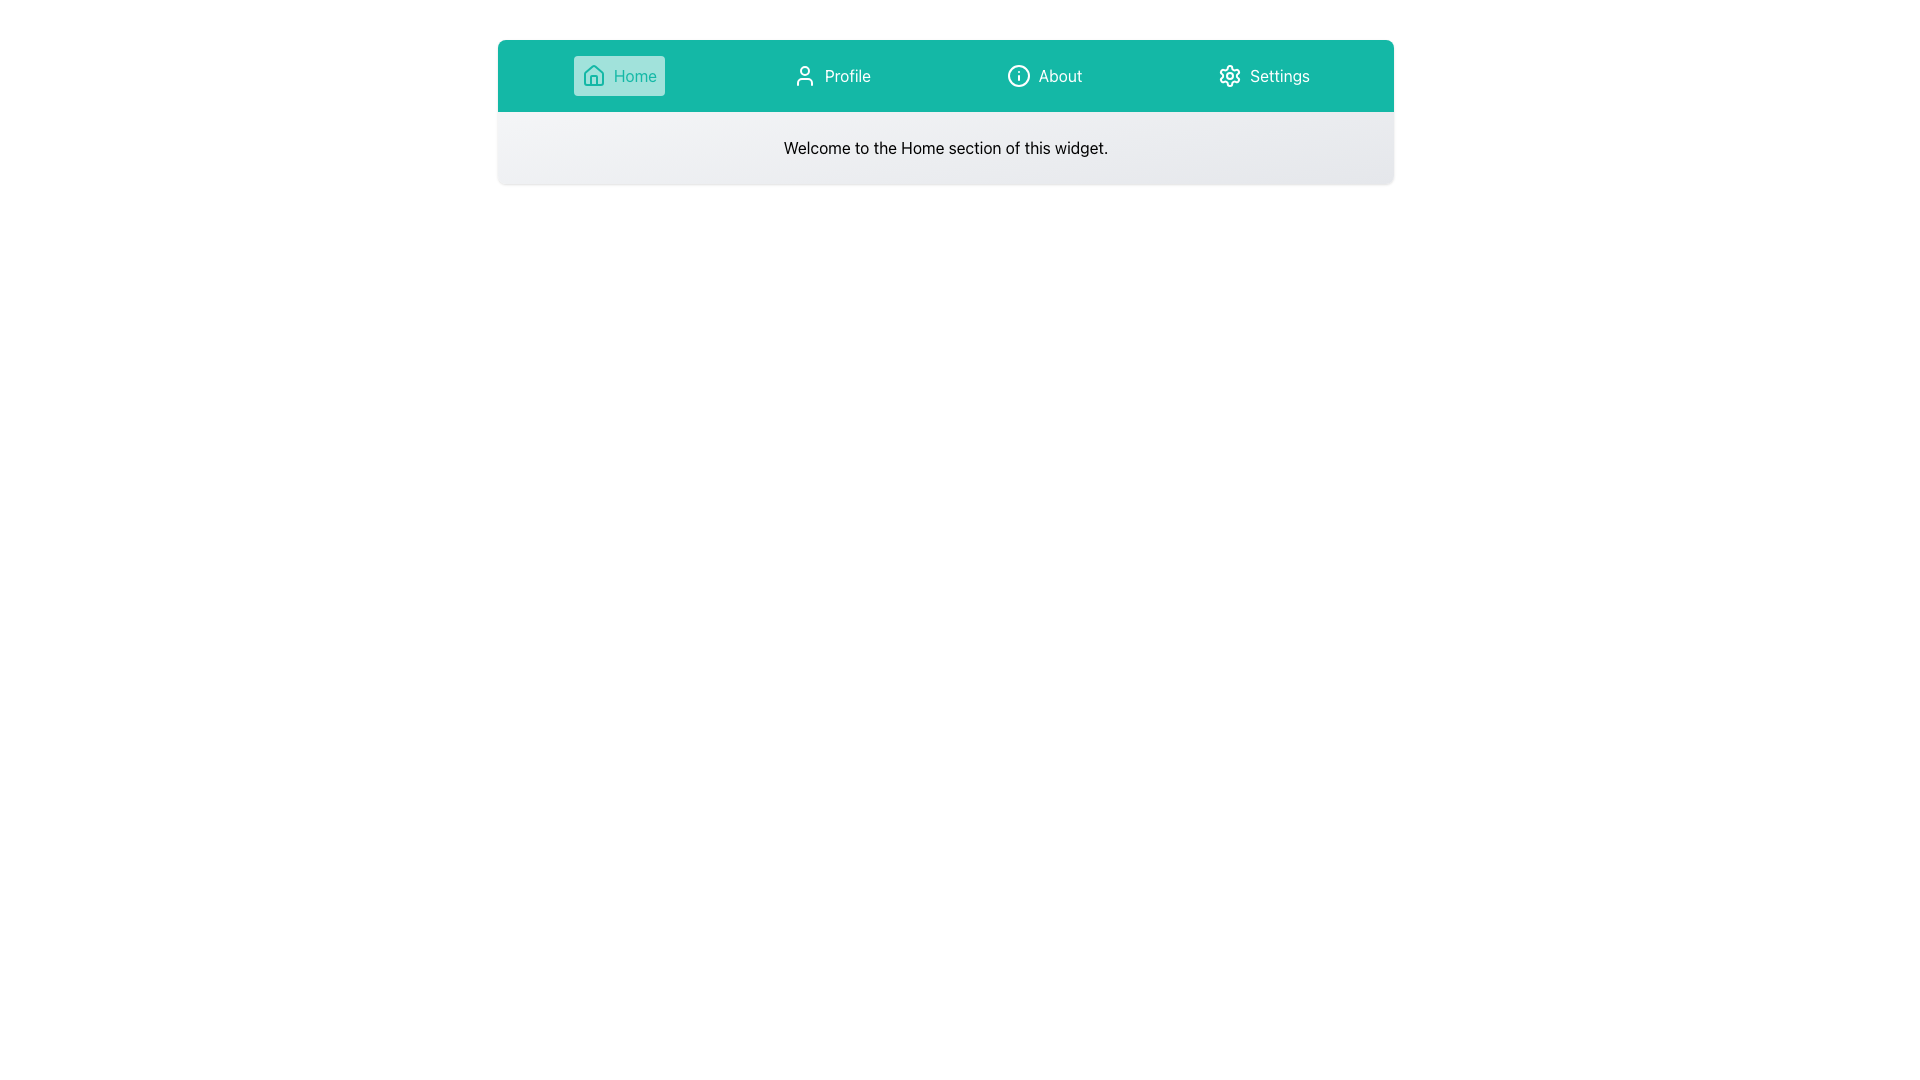 This screenshot has width=1920, height=1080. What do you see at coordinates (944, 146) in the screenshot?
I see `the prominent Text element` at bounding box center [944, 146].